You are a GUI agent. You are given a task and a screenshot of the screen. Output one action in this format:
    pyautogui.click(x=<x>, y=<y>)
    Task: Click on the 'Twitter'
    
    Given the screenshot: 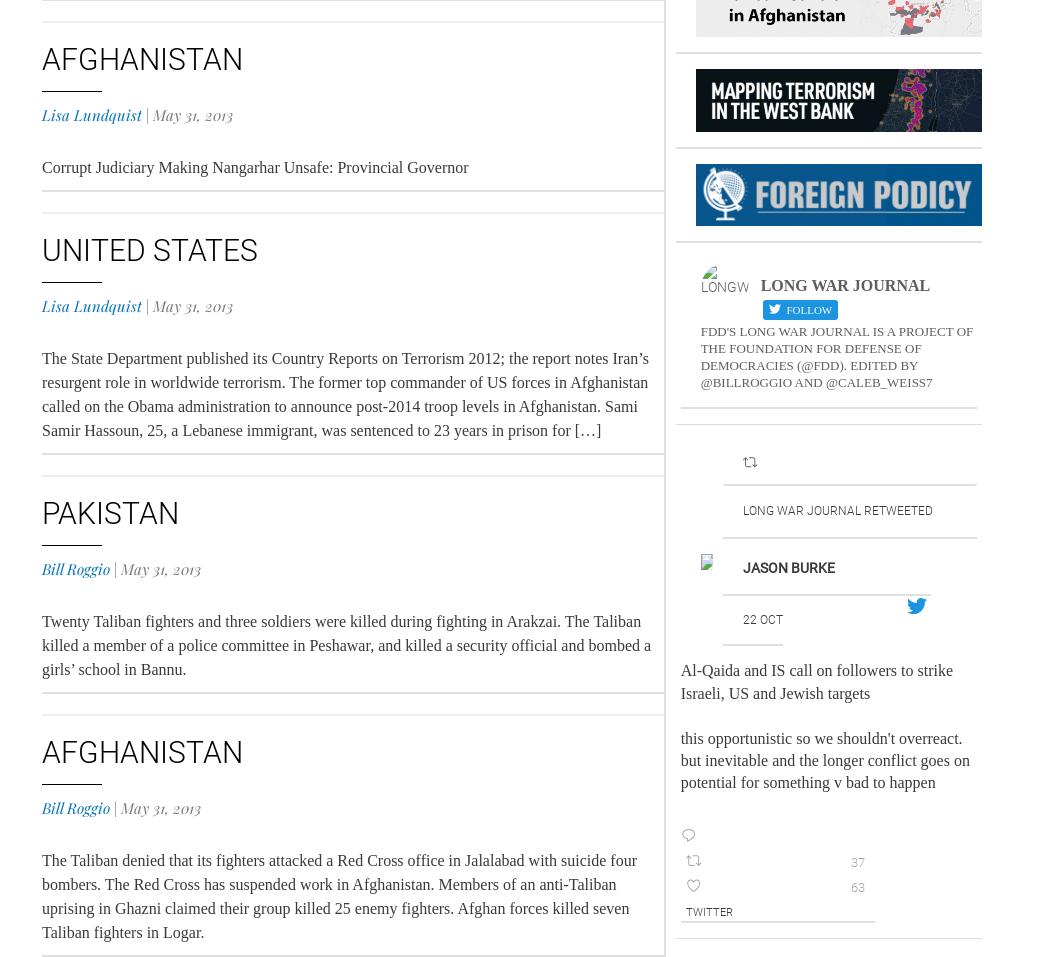 What is the action you would take?
    pyautogui.click(x=707, y=911)
    